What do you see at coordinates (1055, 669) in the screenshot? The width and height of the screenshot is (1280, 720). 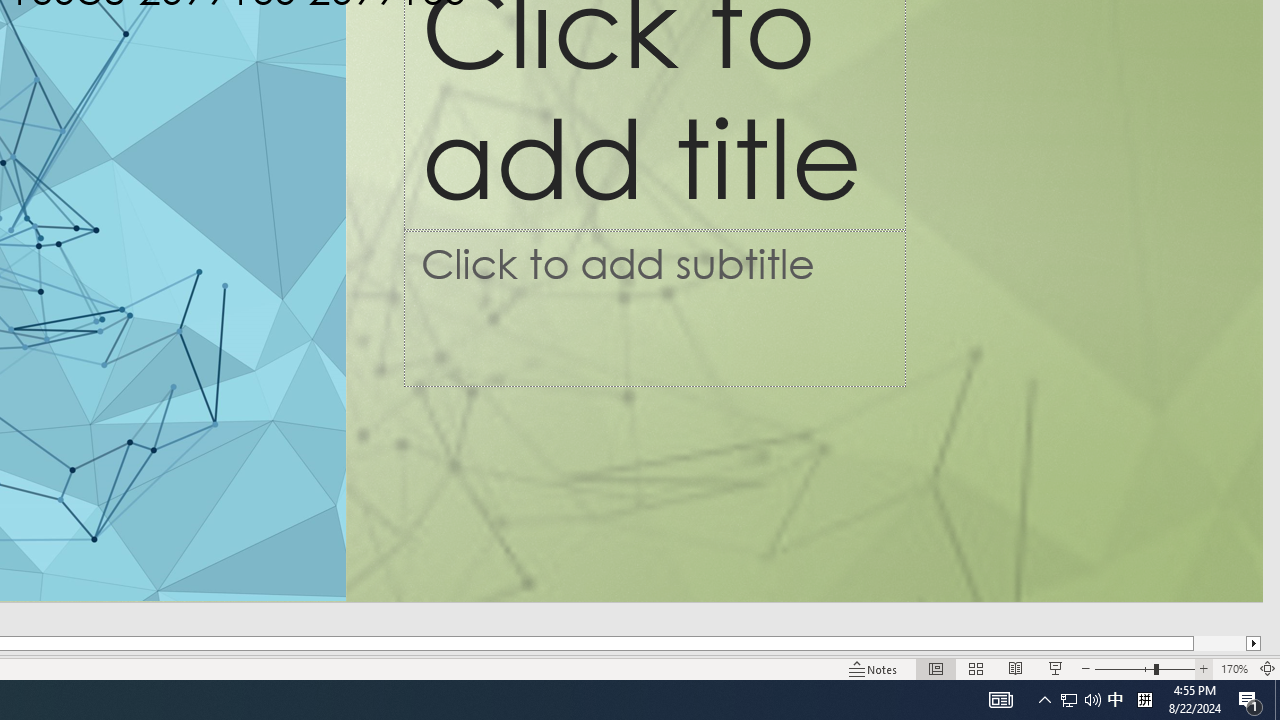 I see `'Slide Show'` at bounding box center [1055, 669].